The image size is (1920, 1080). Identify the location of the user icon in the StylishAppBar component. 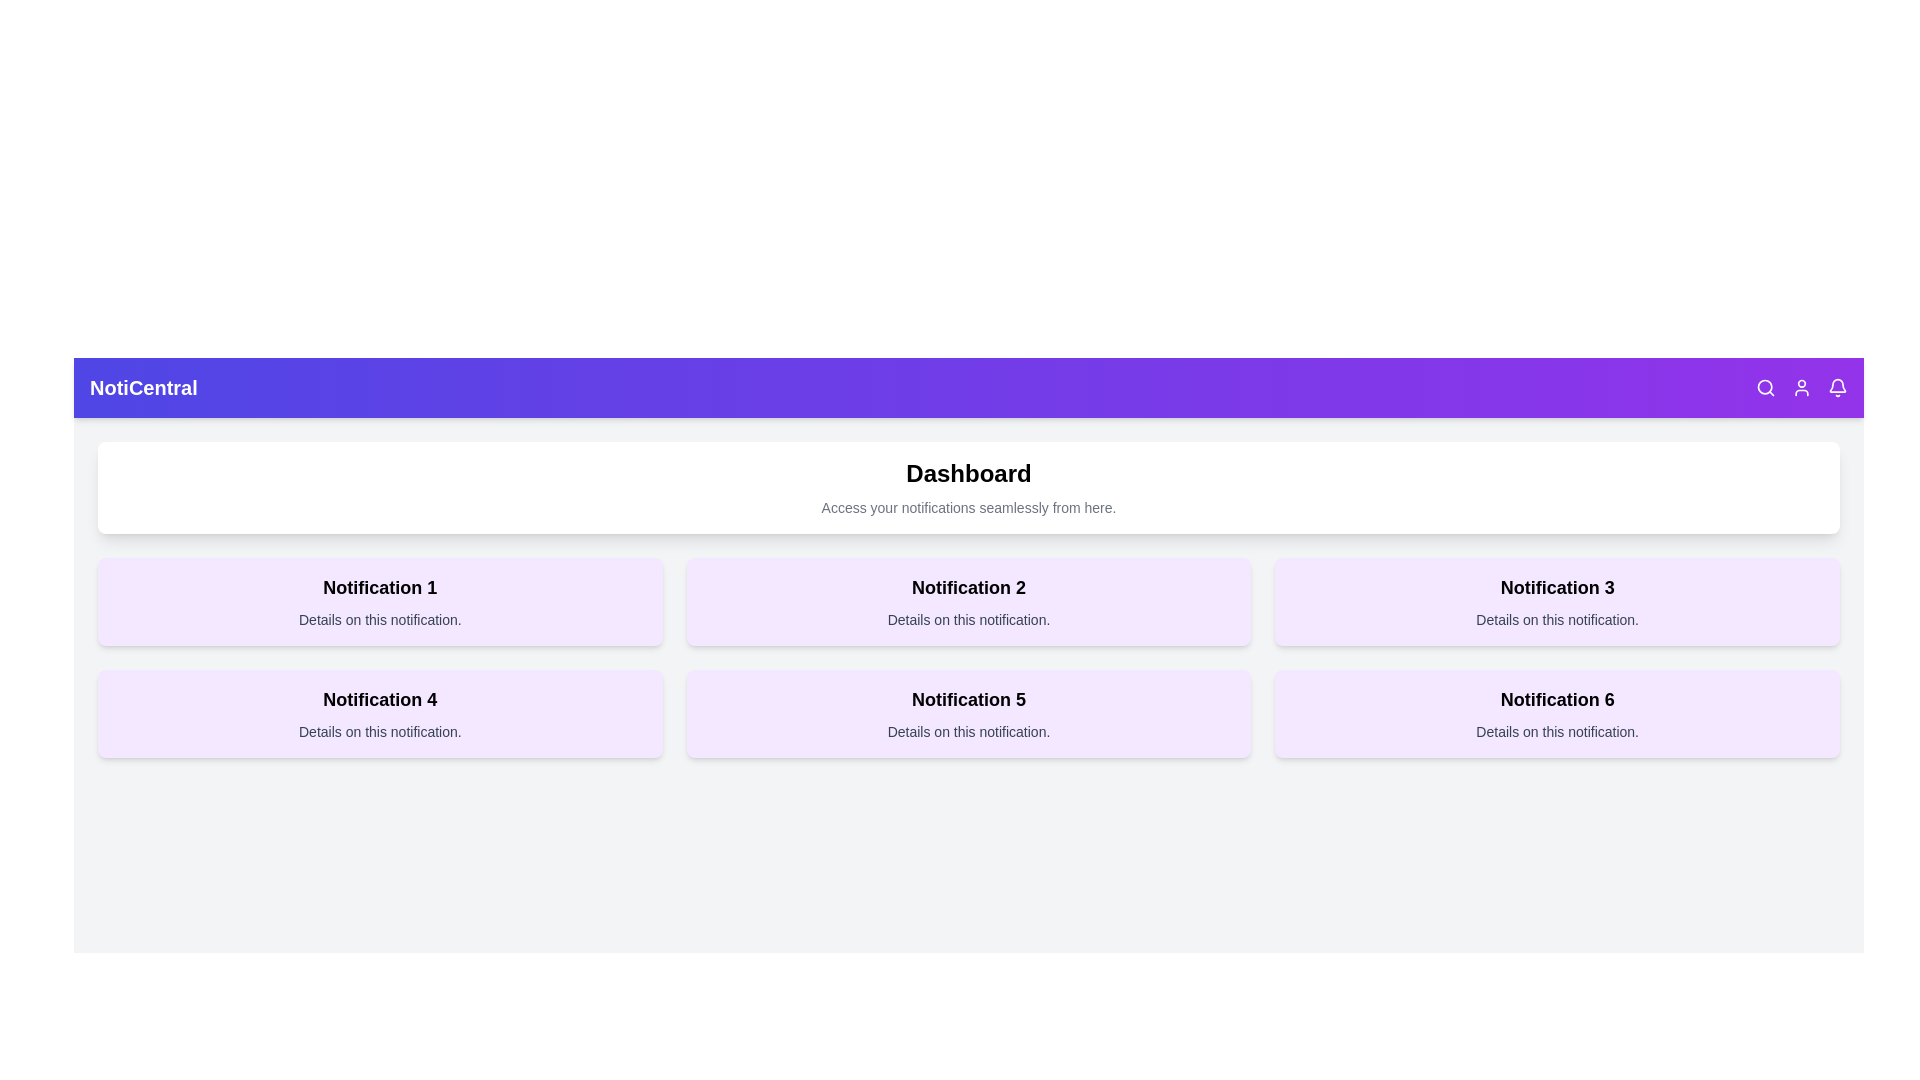
(1801, 388).